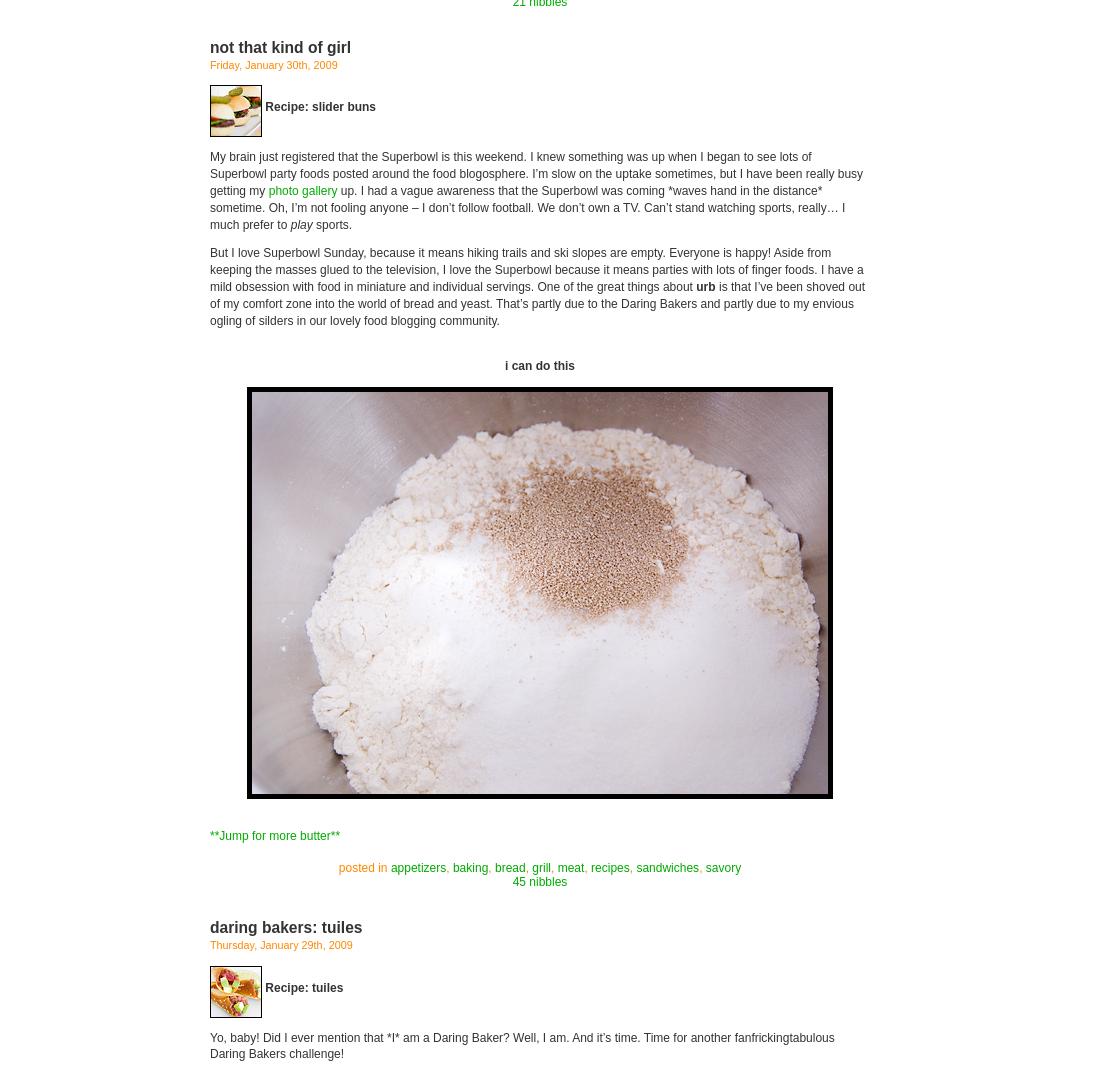 The width and height of the screenshot is (1106, 1075). What do you see at coordinates (300, 223) in the screenshot?
I see `'play'` at bounding box center [300, 223].